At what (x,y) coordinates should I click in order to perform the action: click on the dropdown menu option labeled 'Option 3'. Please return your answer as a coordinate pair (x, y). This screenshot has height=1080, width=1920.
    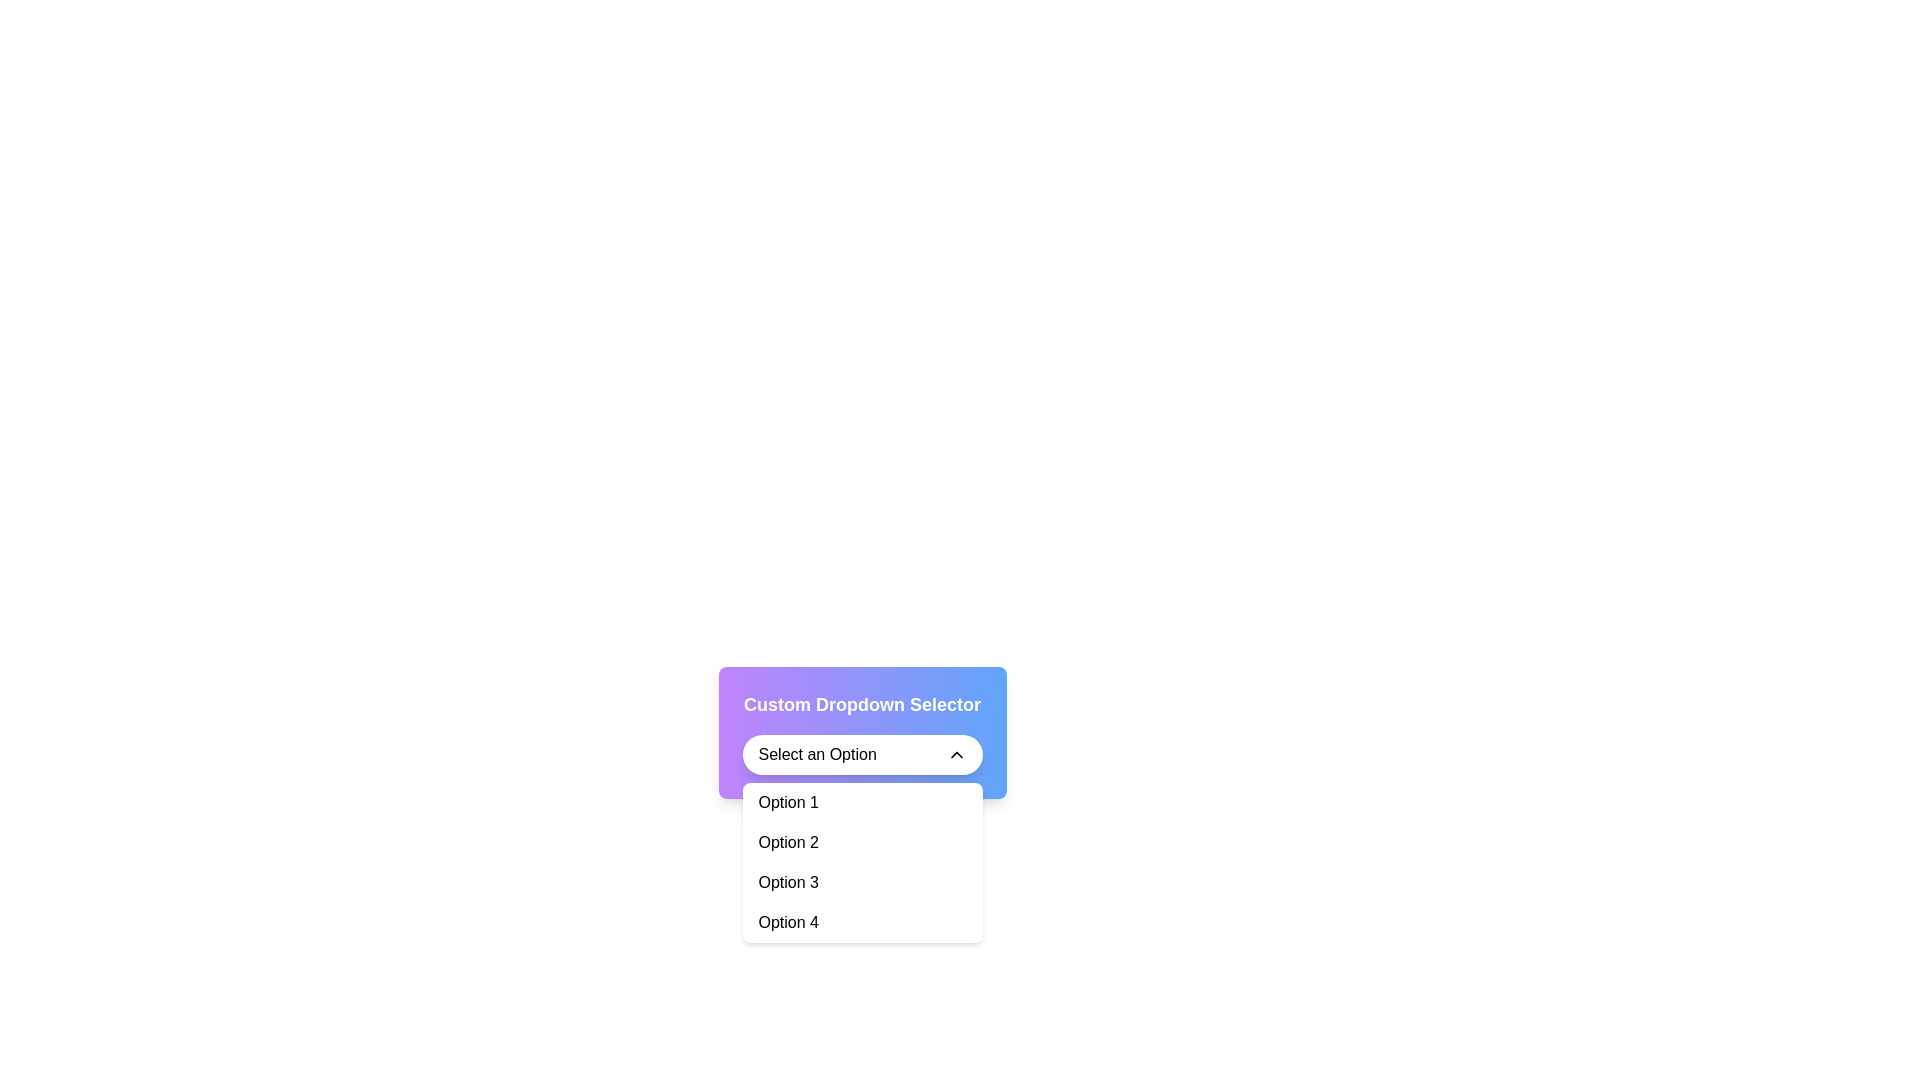
    Looking at the image, I should click on (862, 882).